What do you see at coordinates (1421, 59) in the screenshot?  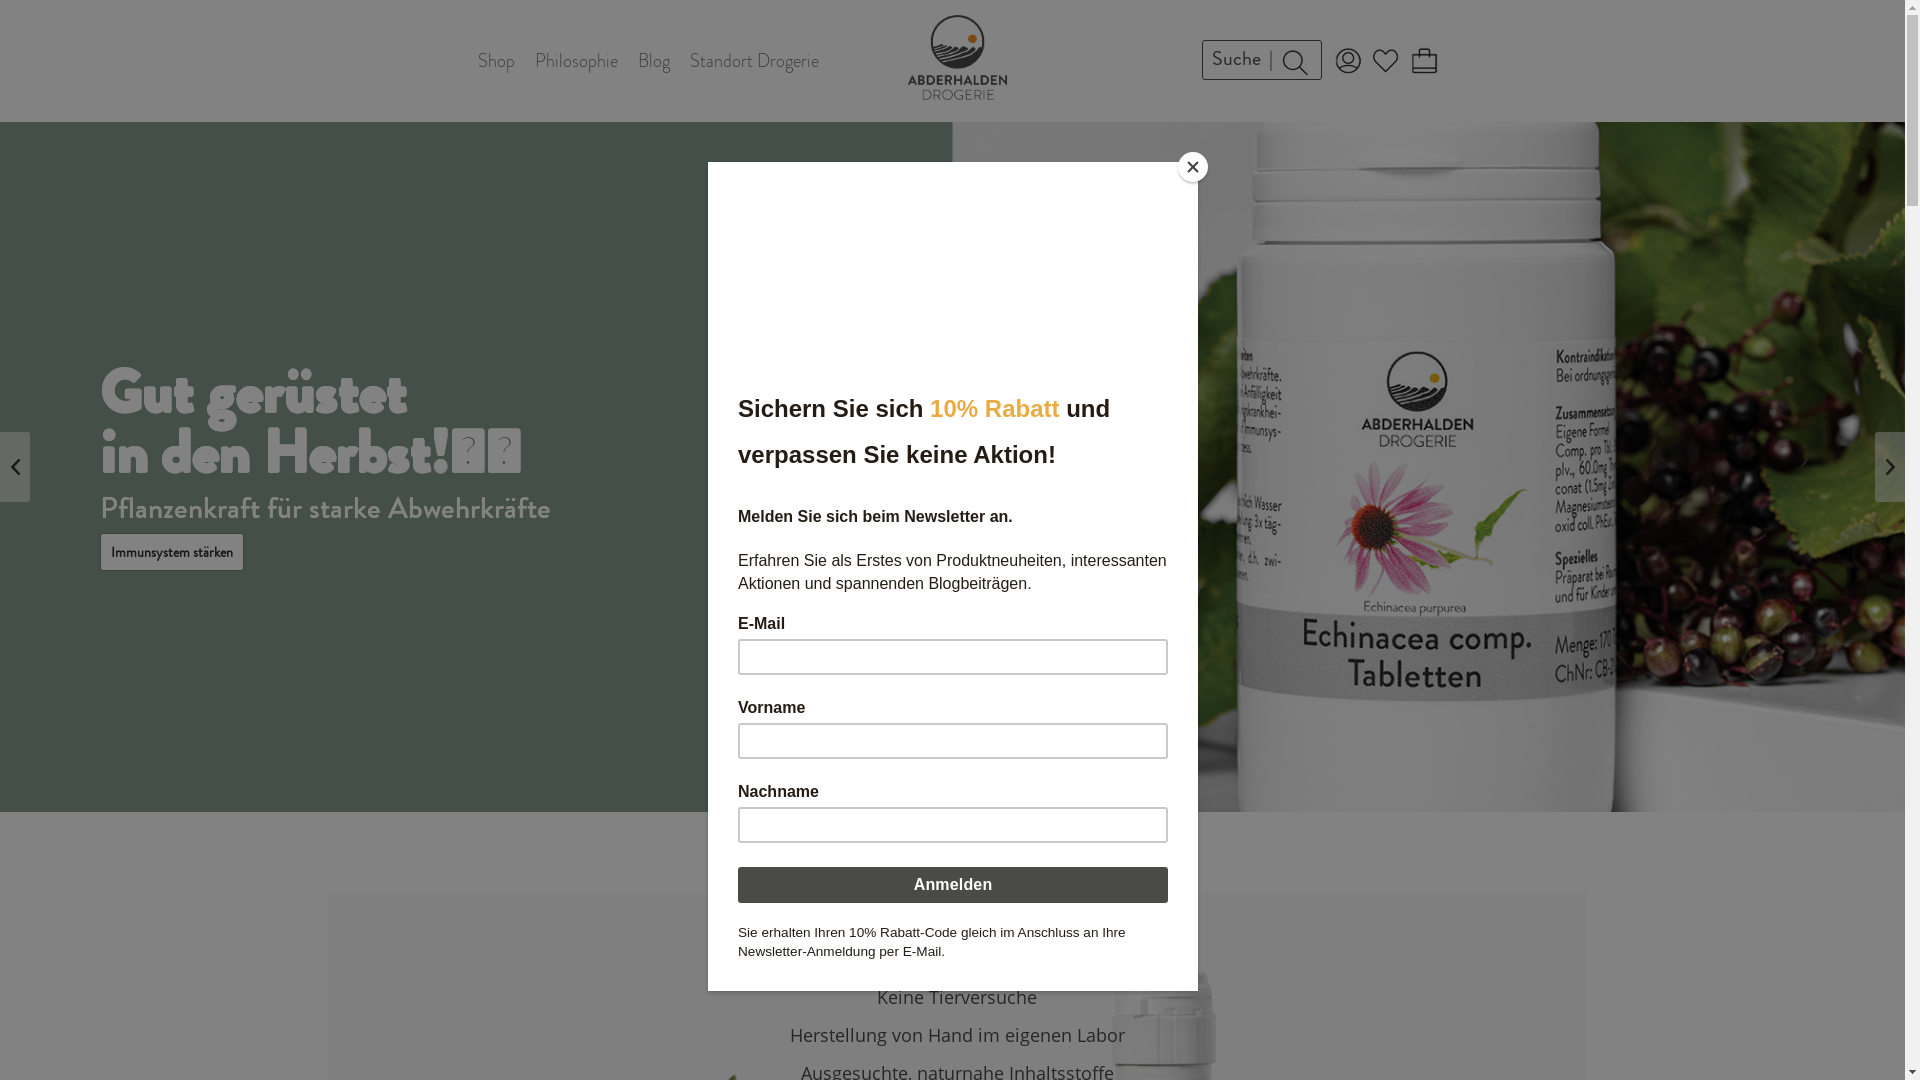 I see `'Warenkorb'` at bounding box center [1421, 59].